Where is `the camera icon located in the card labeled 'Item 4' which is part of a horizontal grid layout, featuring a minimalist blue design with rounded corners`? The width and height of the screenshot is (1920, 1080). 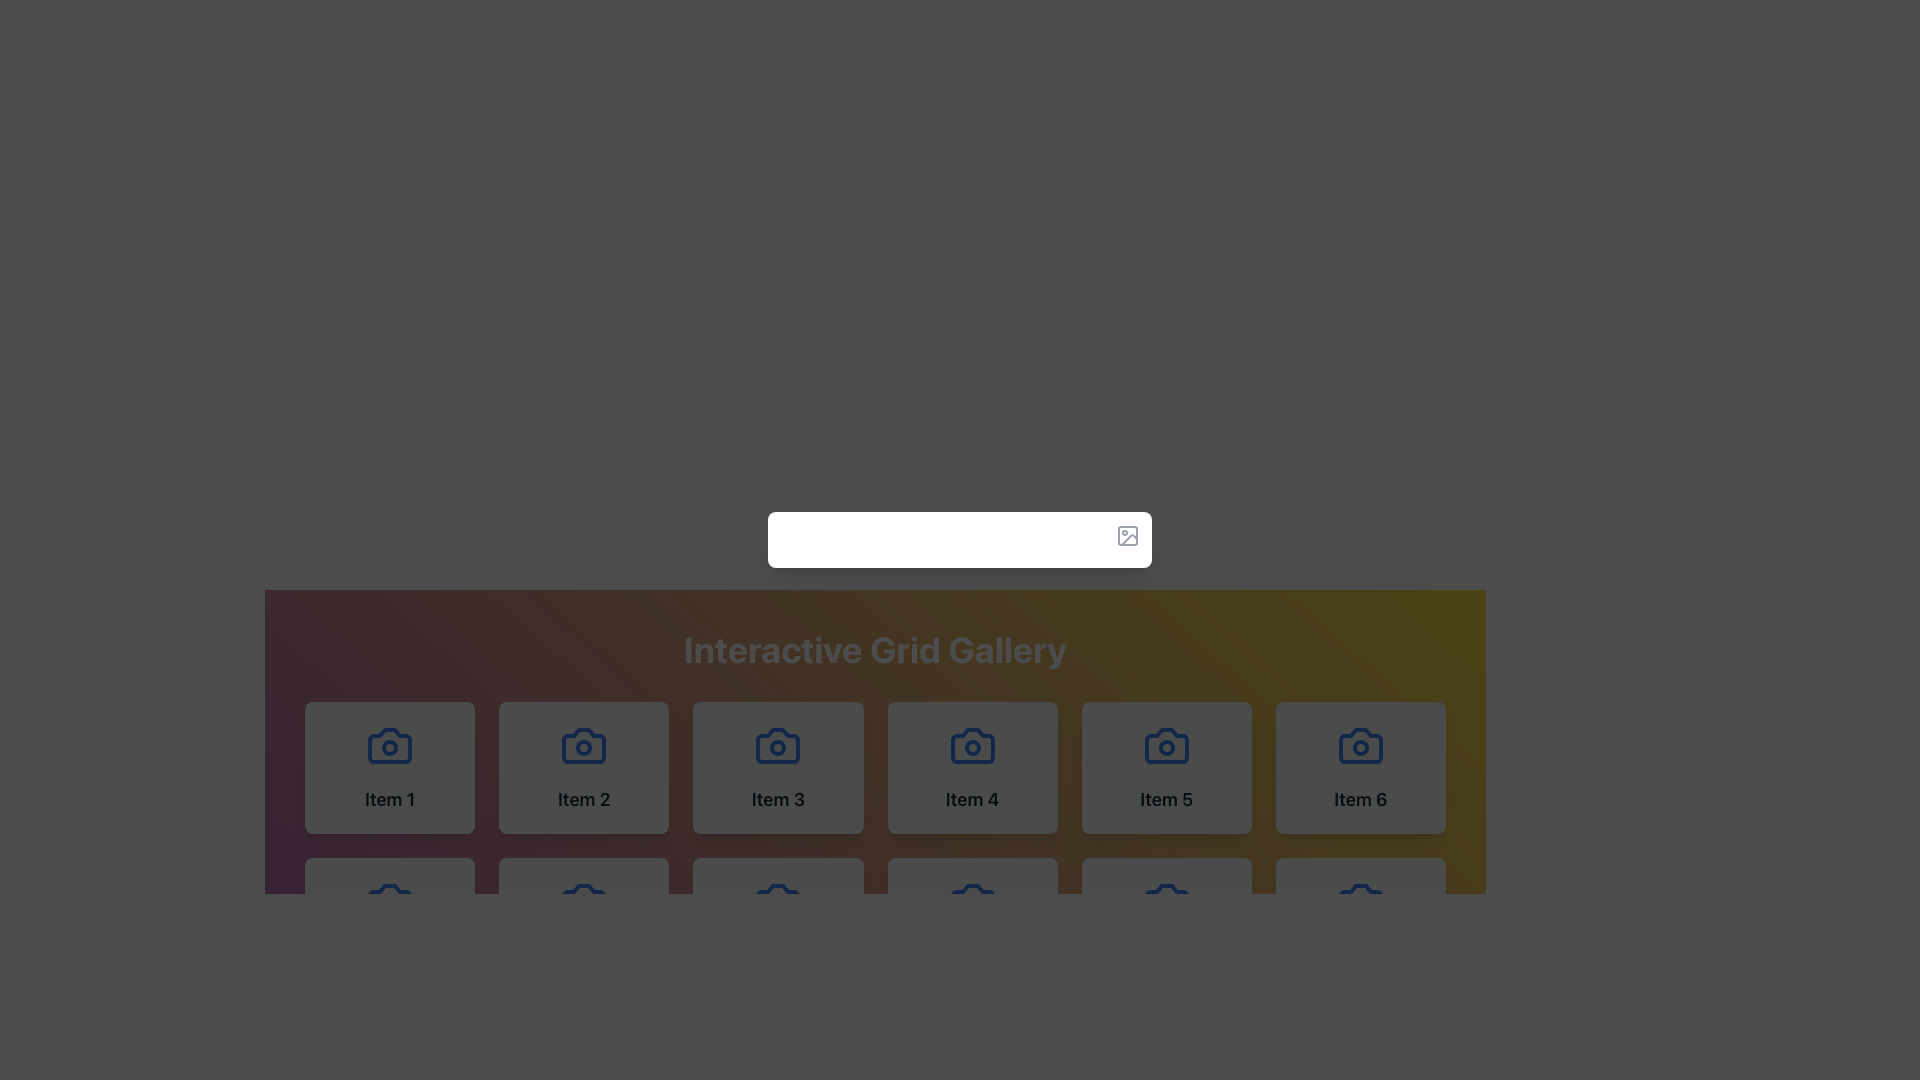
the camera icon located in the card labeled 'Item 4' which is part of a horizontal grid layout, featuring a minimalist blue design with rounded corners is located at coordinates (972, 745).